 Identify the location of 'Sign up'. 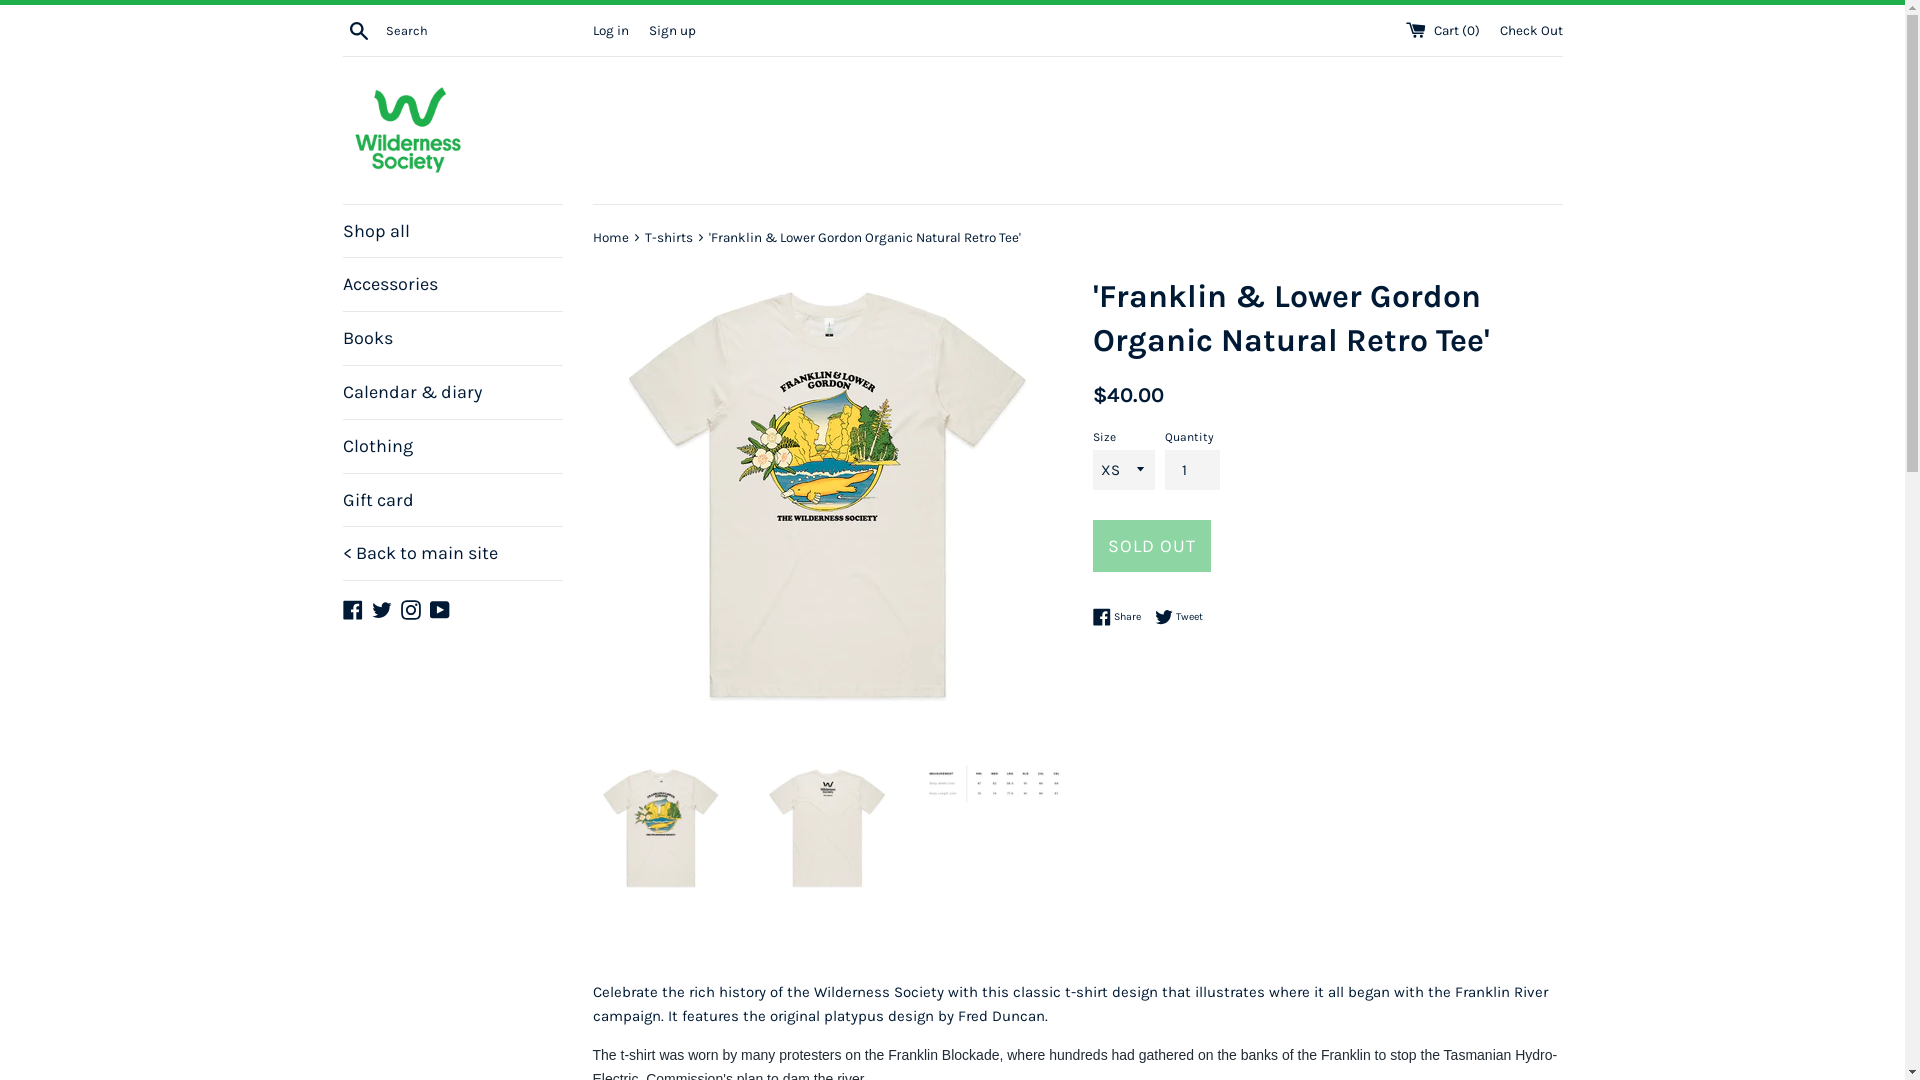
(648, 29).